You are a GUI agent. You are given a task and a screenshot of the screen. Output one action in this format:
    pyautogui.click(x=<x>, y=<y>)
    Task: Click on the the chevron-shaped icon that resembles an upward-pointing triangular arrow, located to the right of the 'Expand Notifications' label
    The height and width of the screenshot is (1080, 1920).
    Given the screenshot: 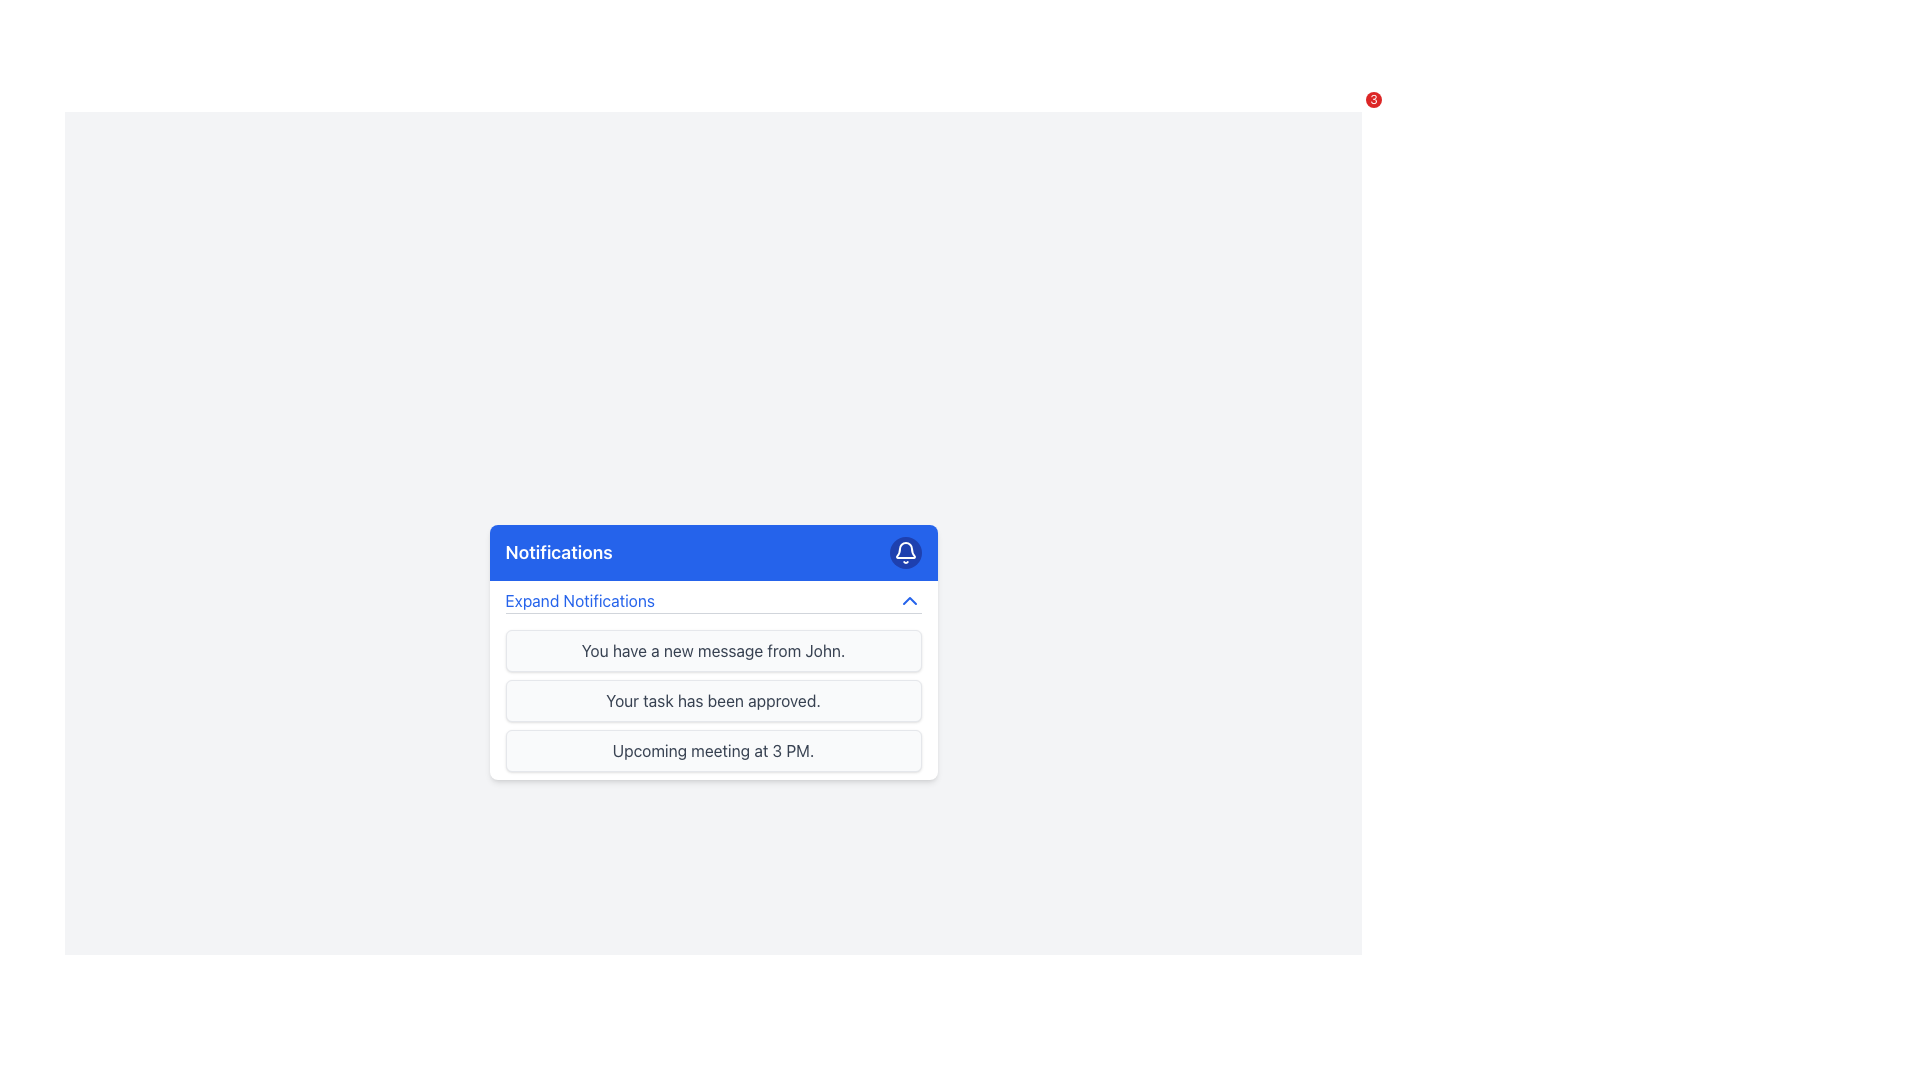 What is the action you would take?
    pyautogui.click(x=908, y=599)
    